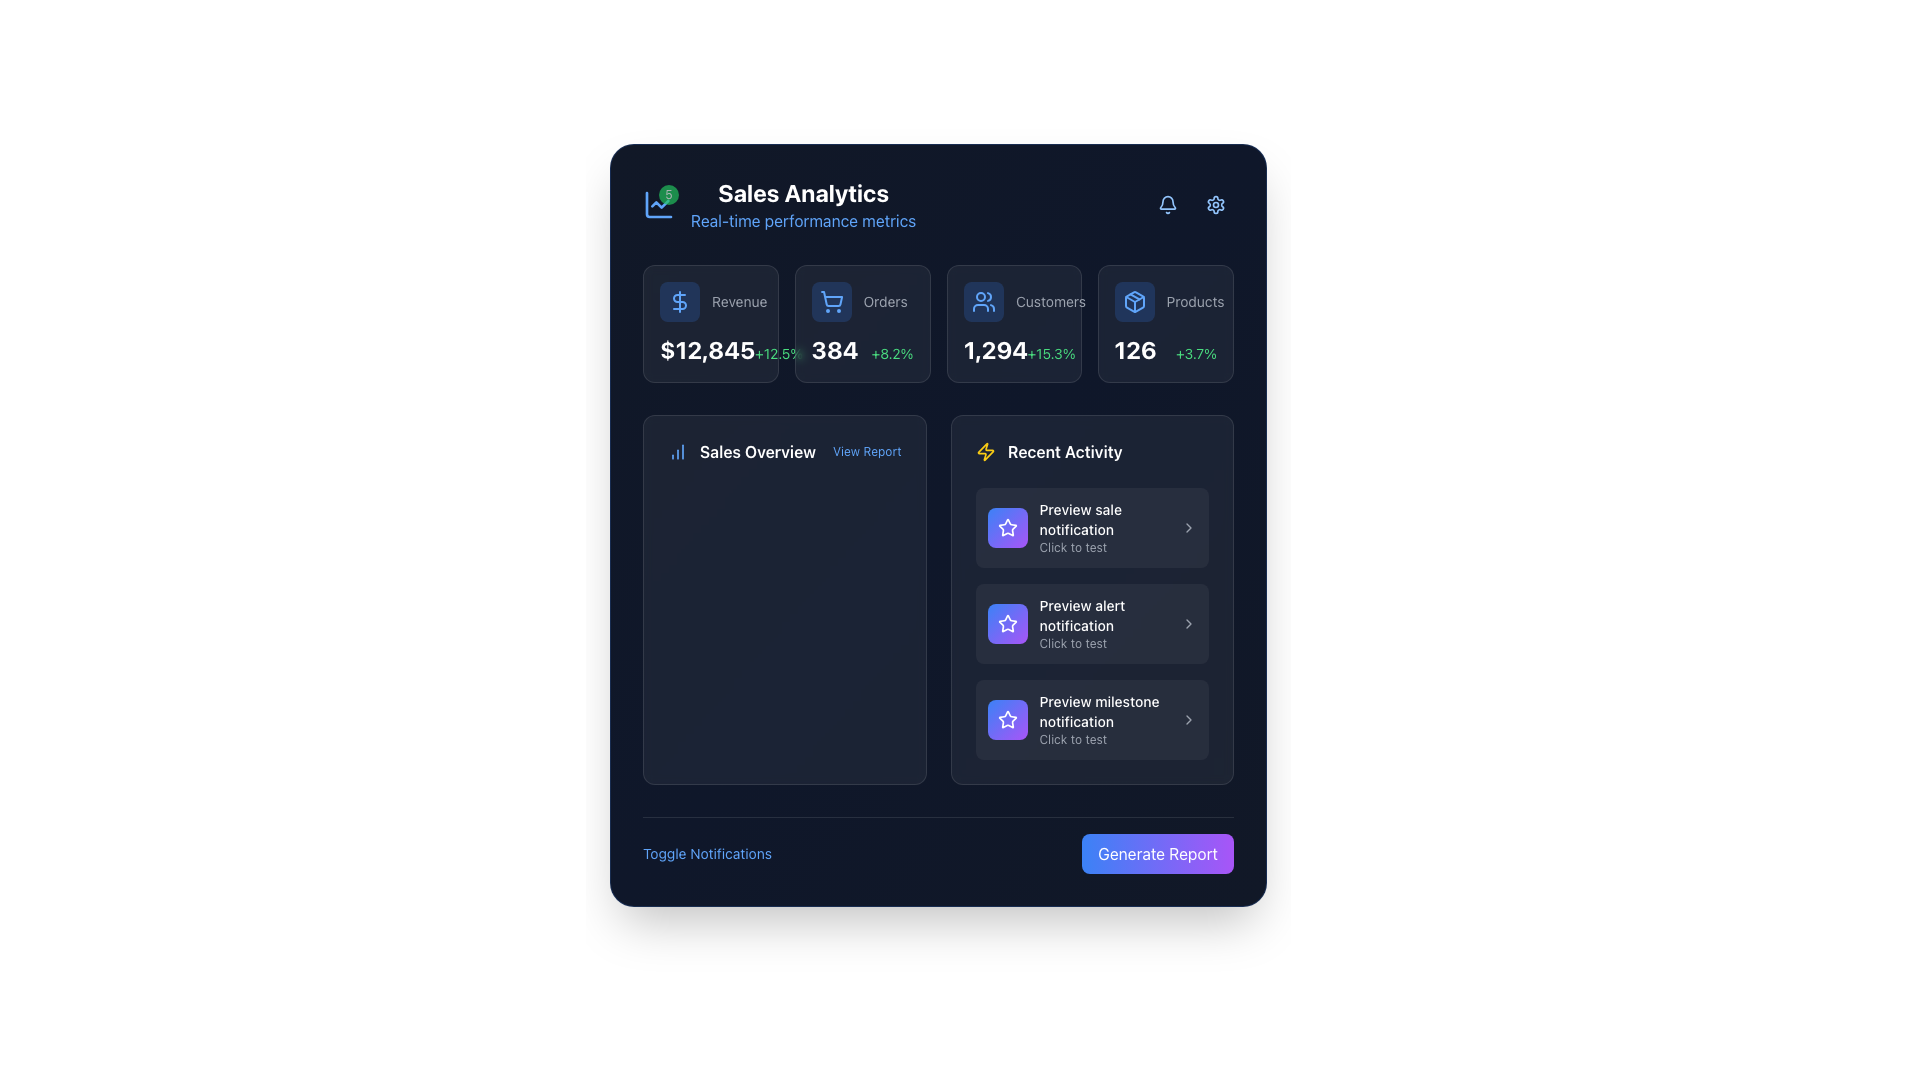  What do you see at coordinates (1189, 527) in the screenshot?
I see `the interactive icon located on the far-right side of the 'Preview sale notification' entry in the 'Recent Activity' section` at bounding box center [1189, 527].